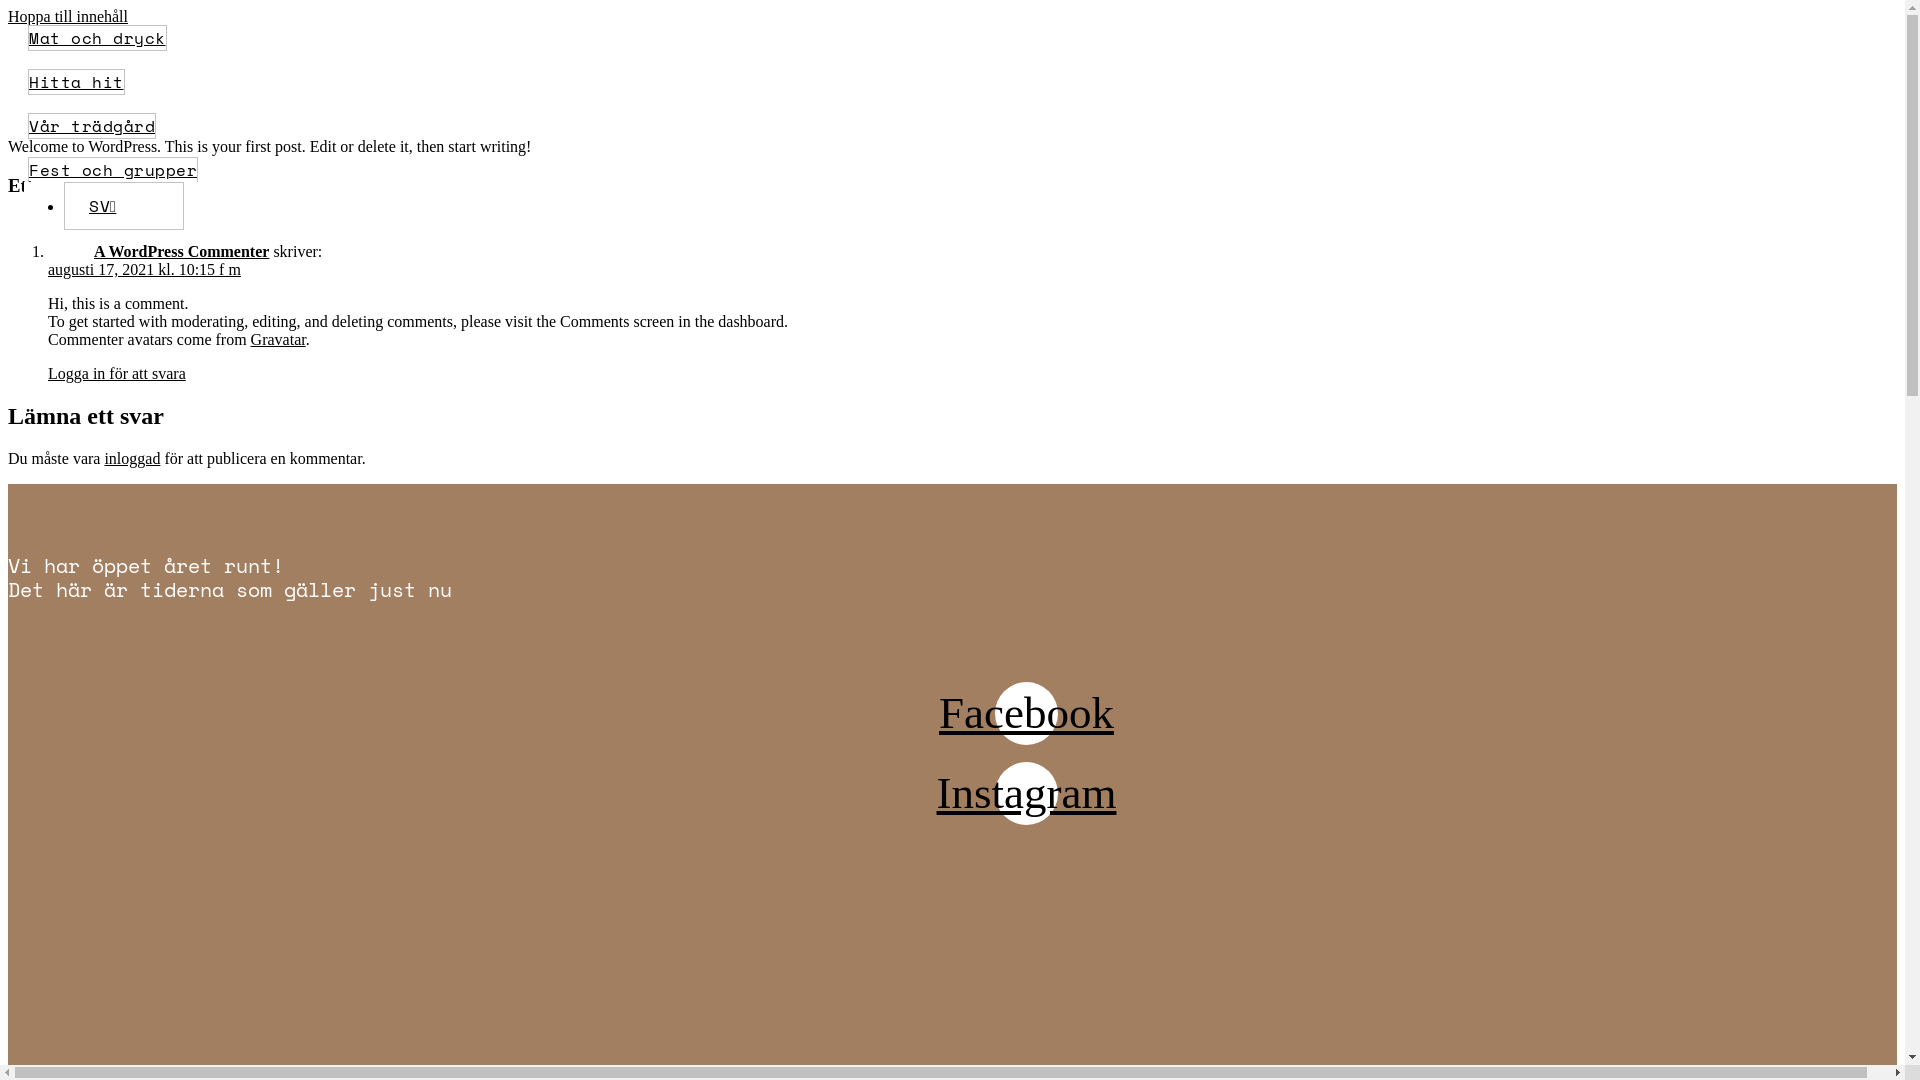 The height and width of the screenshot is (1080, 1920). Describe the element at coordinates (28, 168) in the screenshot. I see `'Fest och grupper'` at that location.